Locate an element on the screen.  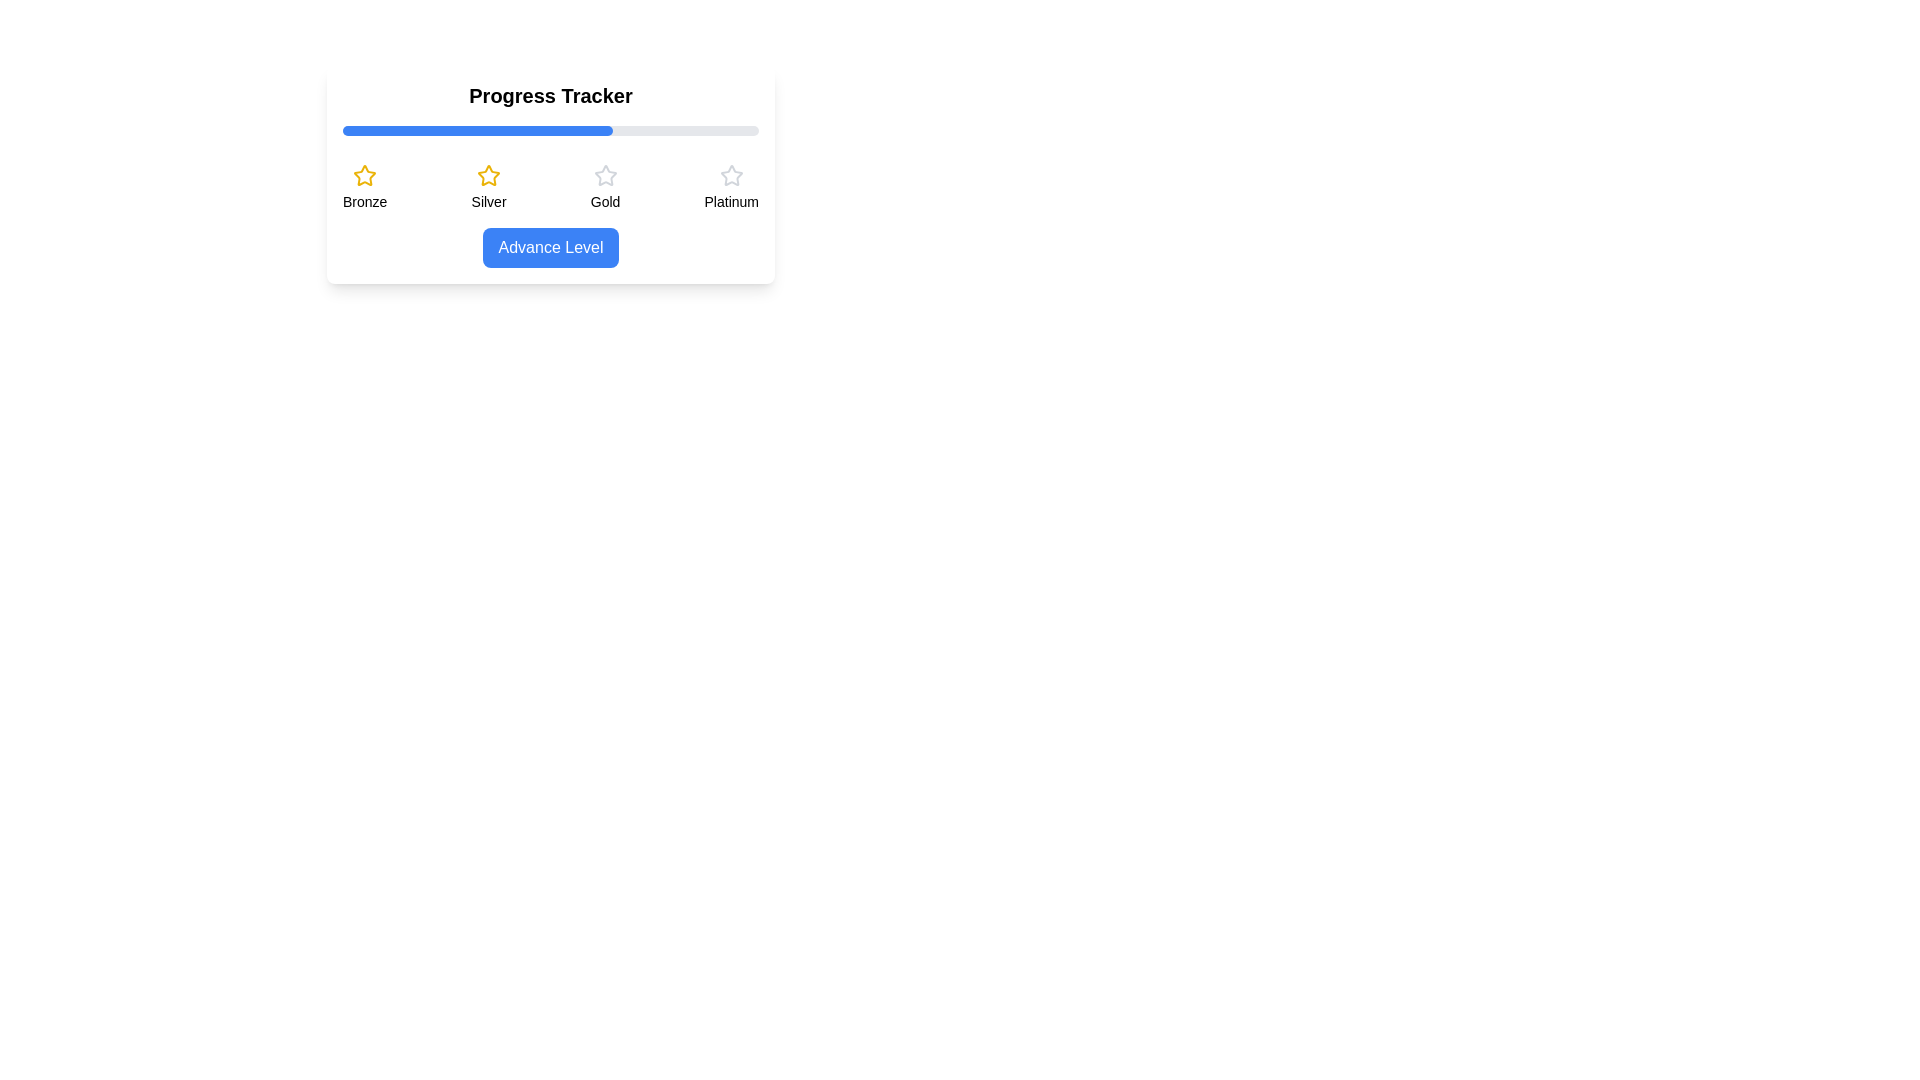
the 'Bronze' text label element, which is displayed in bold and slightly smaller font below the yellow star icon, part of a sequence of text-icon pairs representing different levels is located at coordinates (365, 201).